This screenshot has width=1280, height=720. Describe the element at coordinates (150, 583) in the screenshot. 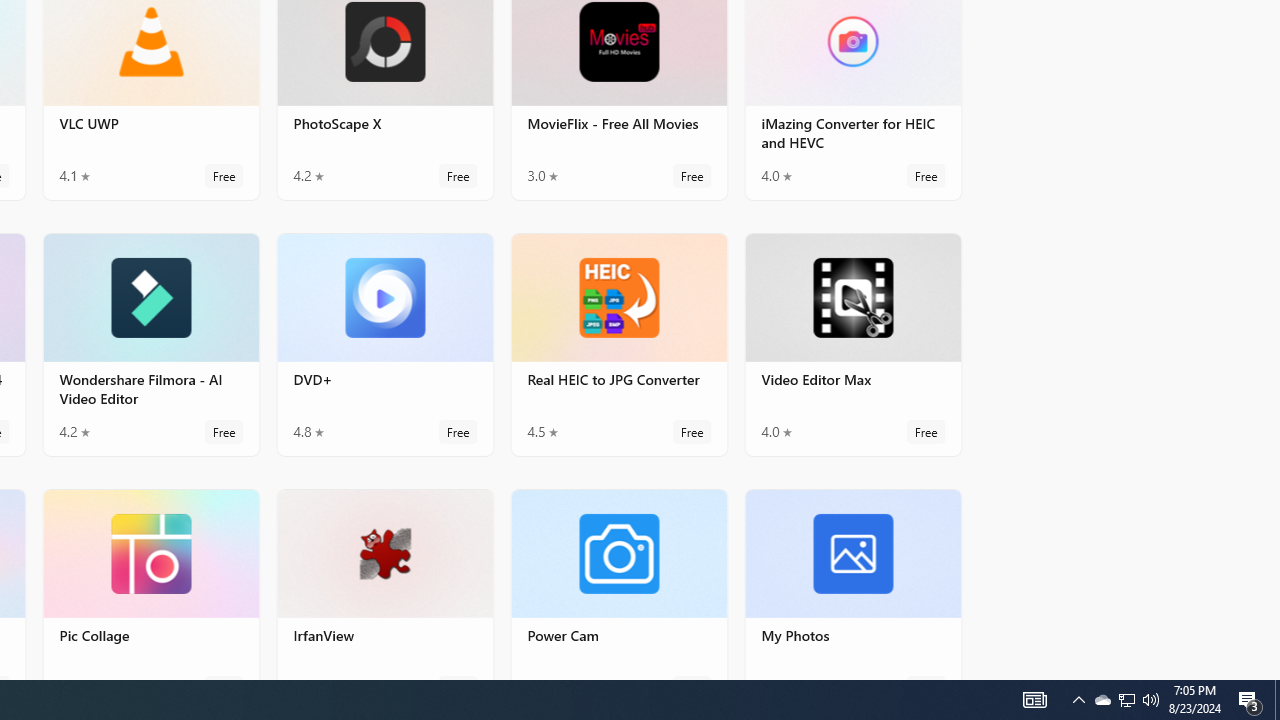

I see `'Pic Collage. Average rating of 4.8 out of five stars. Free  '` at that location.